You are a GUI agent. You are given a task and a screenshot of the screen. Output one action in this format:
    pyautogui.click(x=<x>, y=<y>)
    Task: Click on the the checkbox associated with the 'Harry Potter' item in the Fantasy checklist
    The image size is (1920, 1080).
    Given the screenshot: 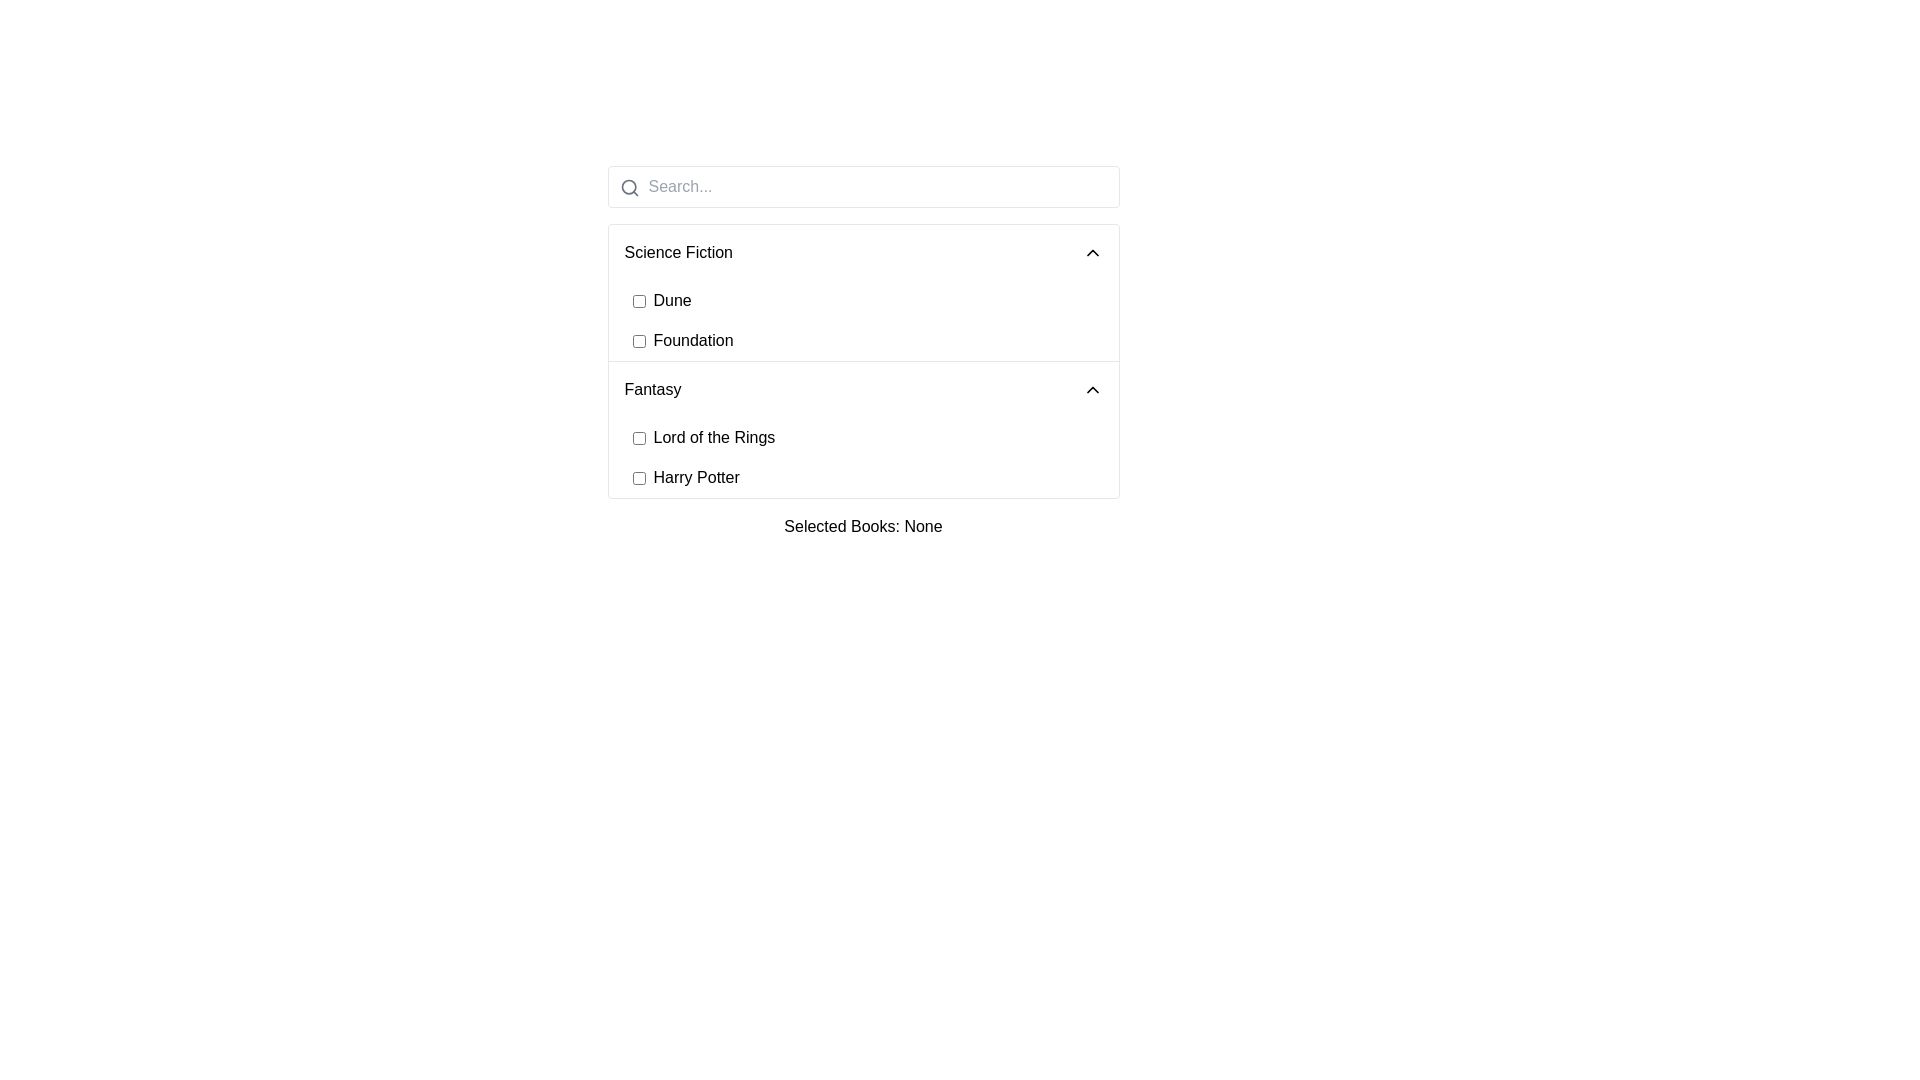 What is the action you would take?
    pyautogui.click(x=875, y=478)
    